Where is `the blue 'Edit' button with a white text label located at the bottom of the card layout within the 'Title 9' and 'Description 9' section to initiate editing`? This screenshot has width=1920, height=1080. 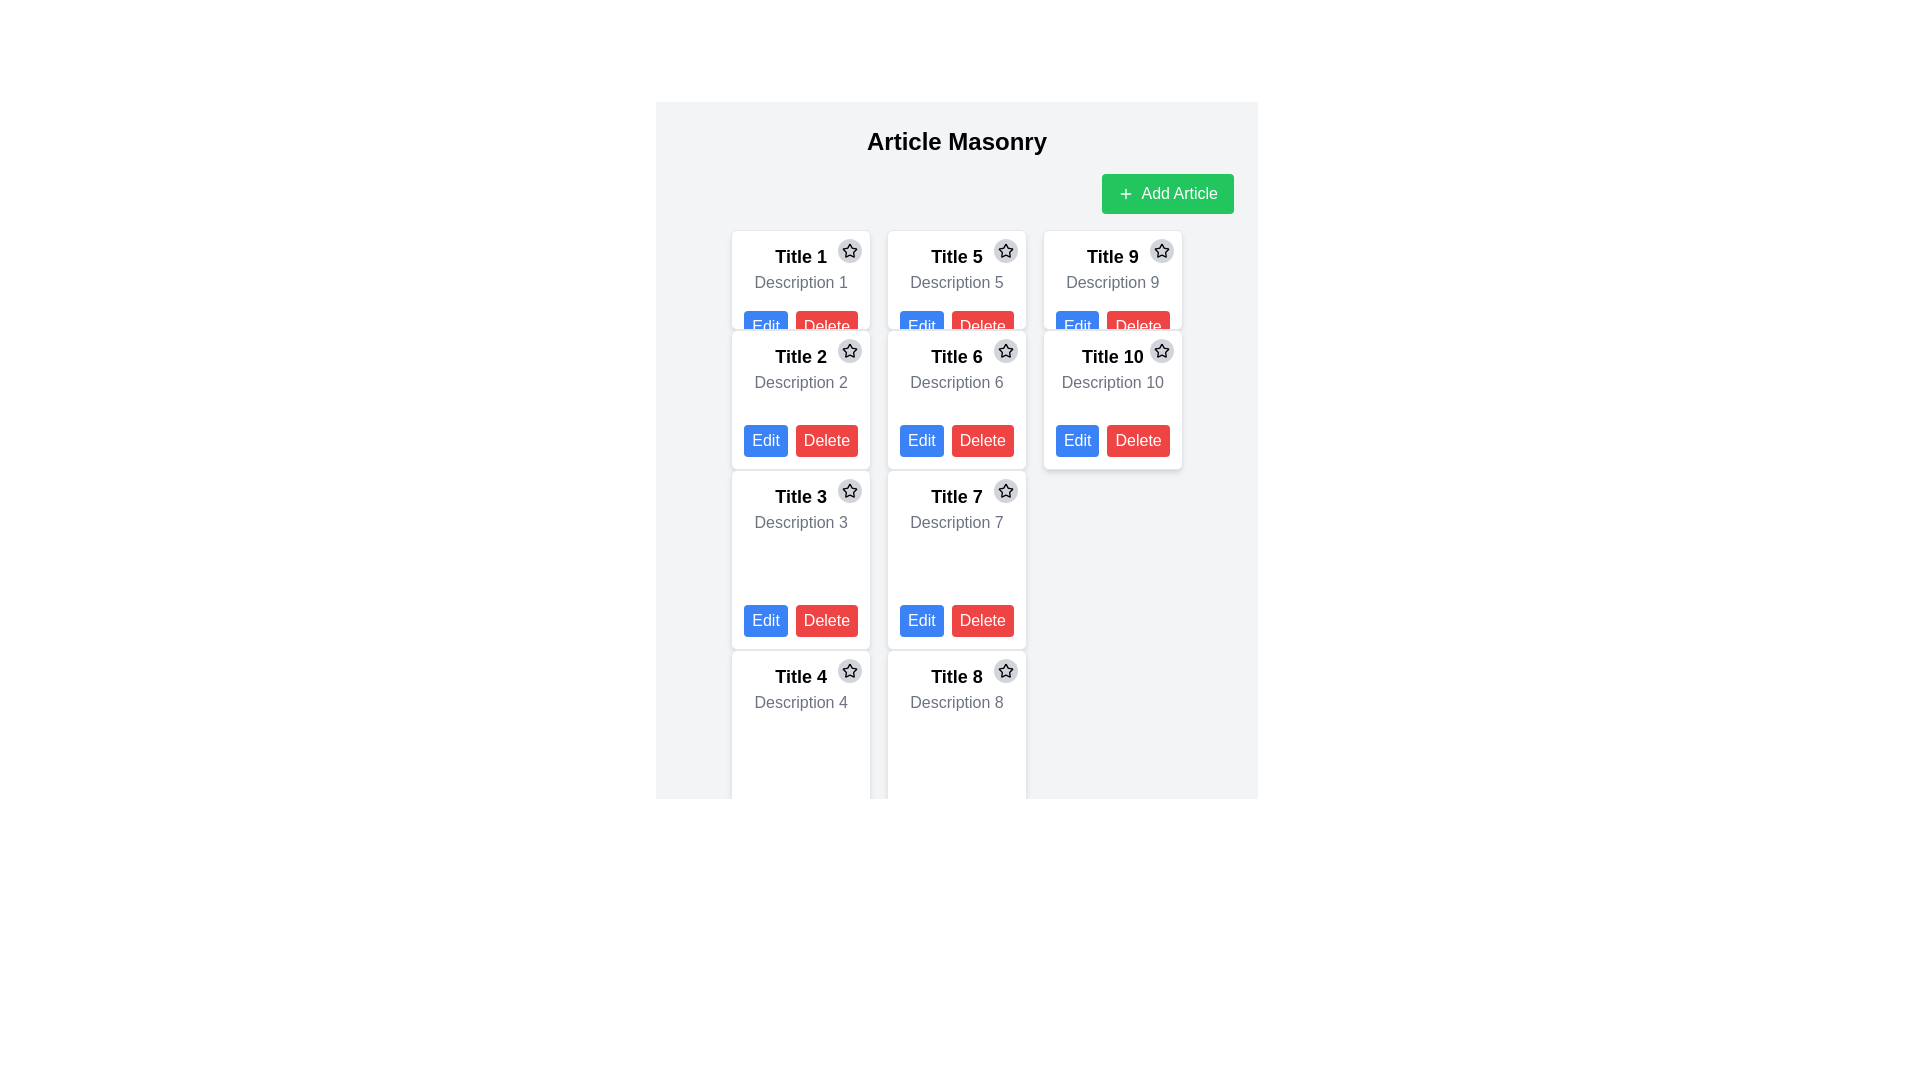
the blue 'Edit' button with a white text label located at the bottom of the card layout within the 'Title 9' and 'Description 9' section to initiate editing is located at coordinates (1076, 326).